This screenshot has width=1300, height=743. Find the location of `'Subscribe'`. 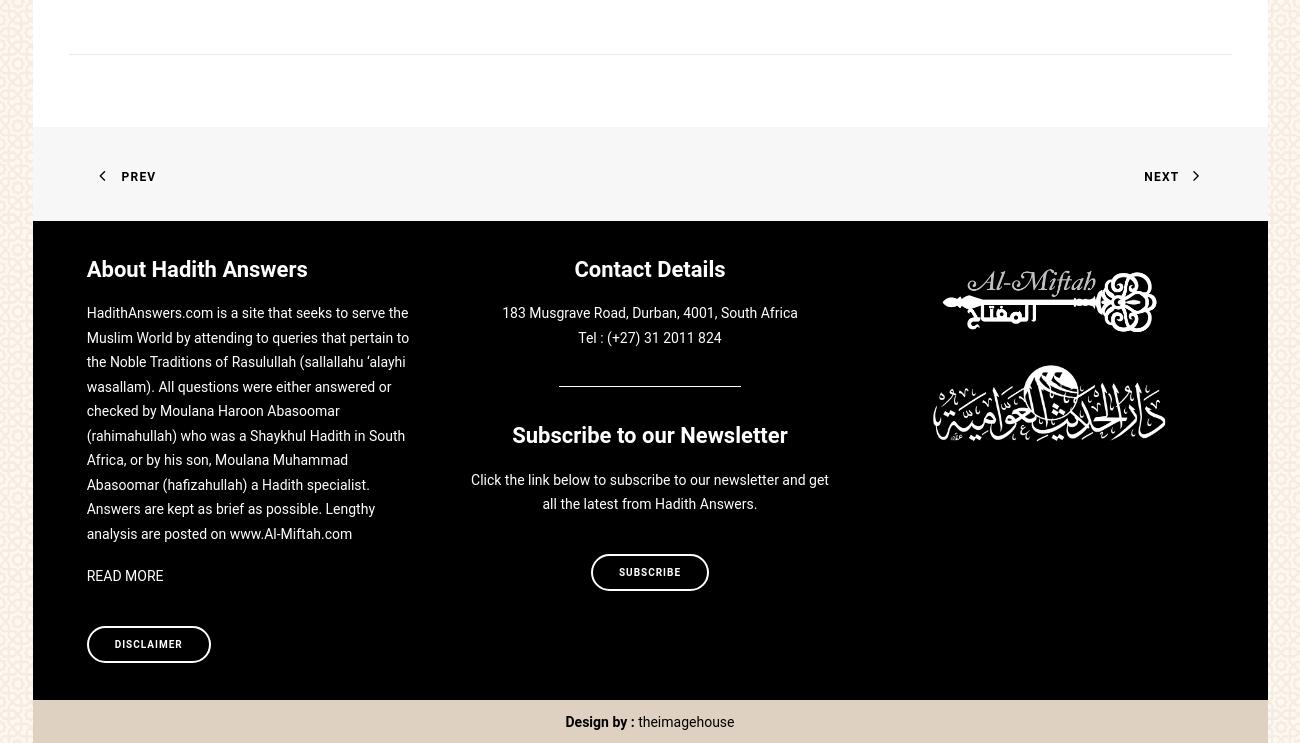

'Subscribe' is located at coordinates (618, 572).